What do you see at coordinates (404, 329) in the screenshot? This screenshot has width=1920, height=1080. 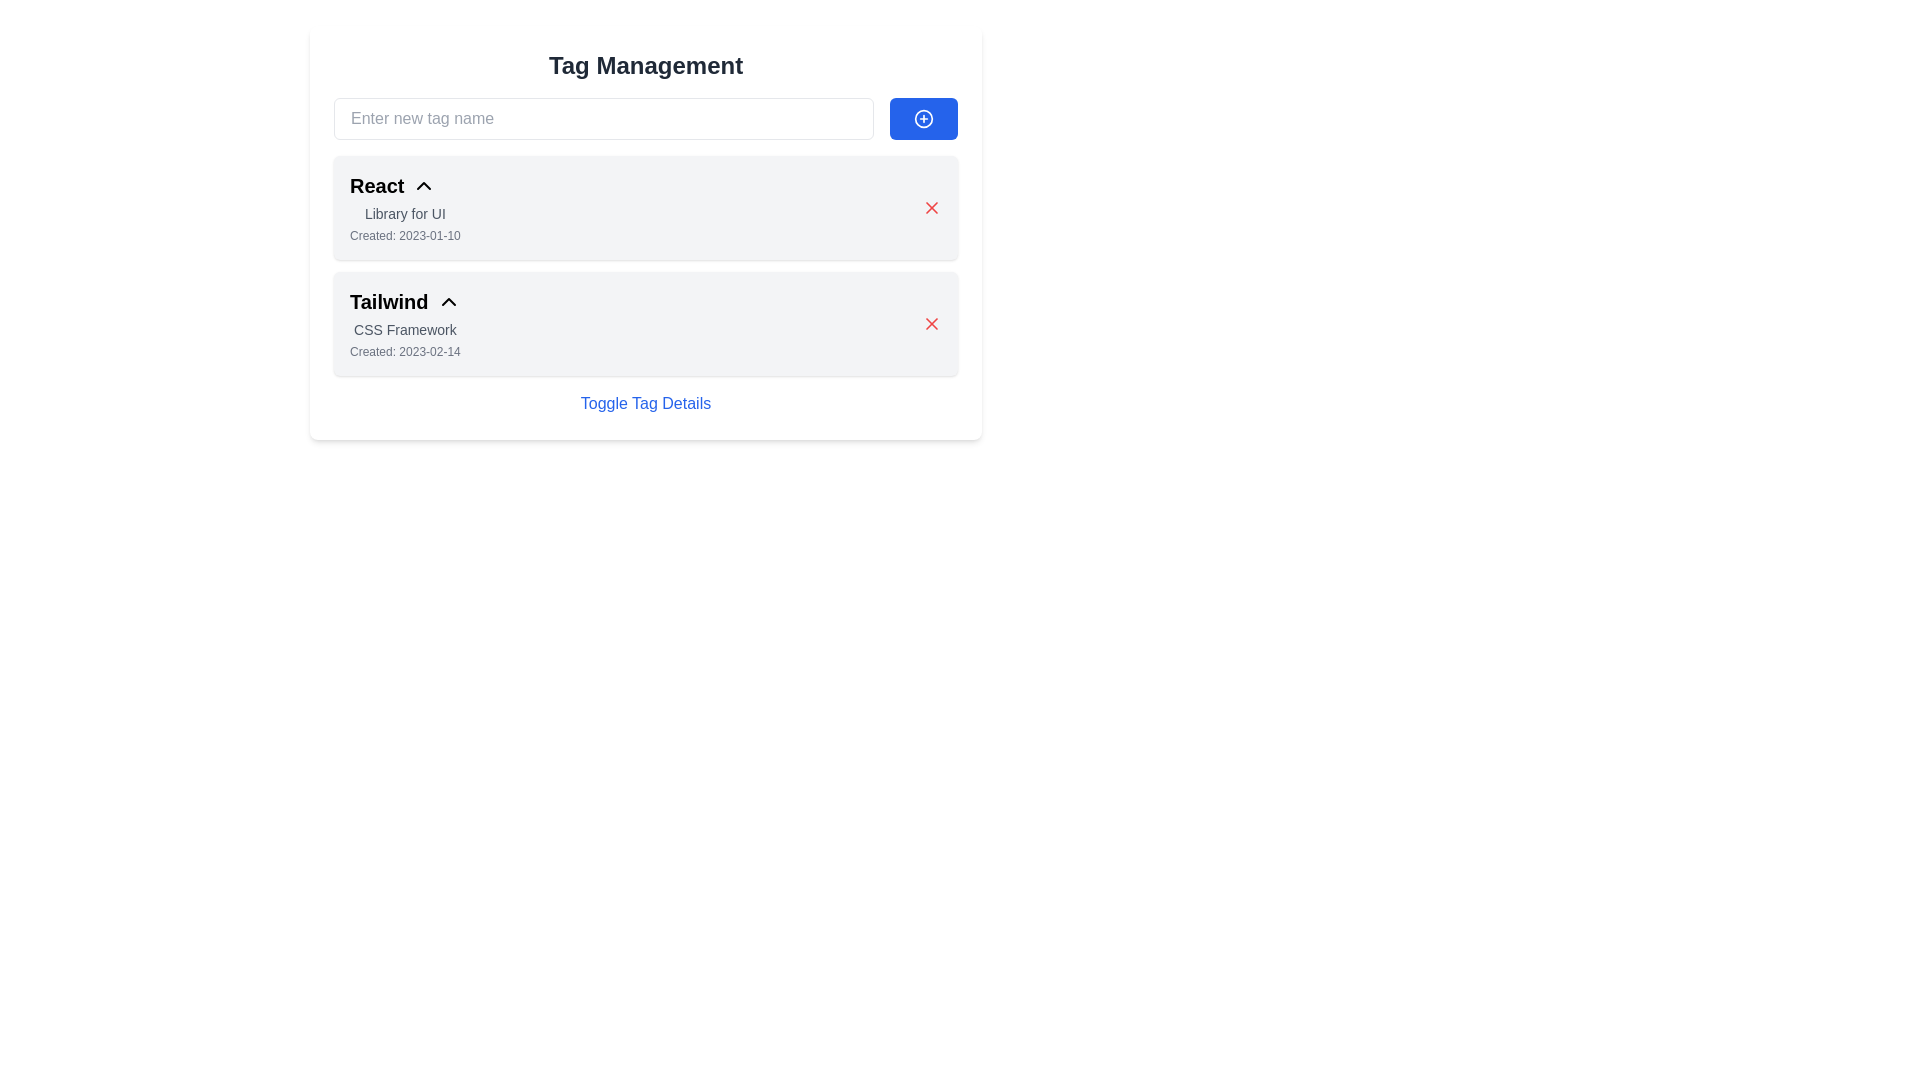 I see `the static text label displaying 'CSS Framework' located between the 'Tailwind' title and the timestamp 'Created: 2023-02-14' in Tag Management` at bounding box center [404, 329].